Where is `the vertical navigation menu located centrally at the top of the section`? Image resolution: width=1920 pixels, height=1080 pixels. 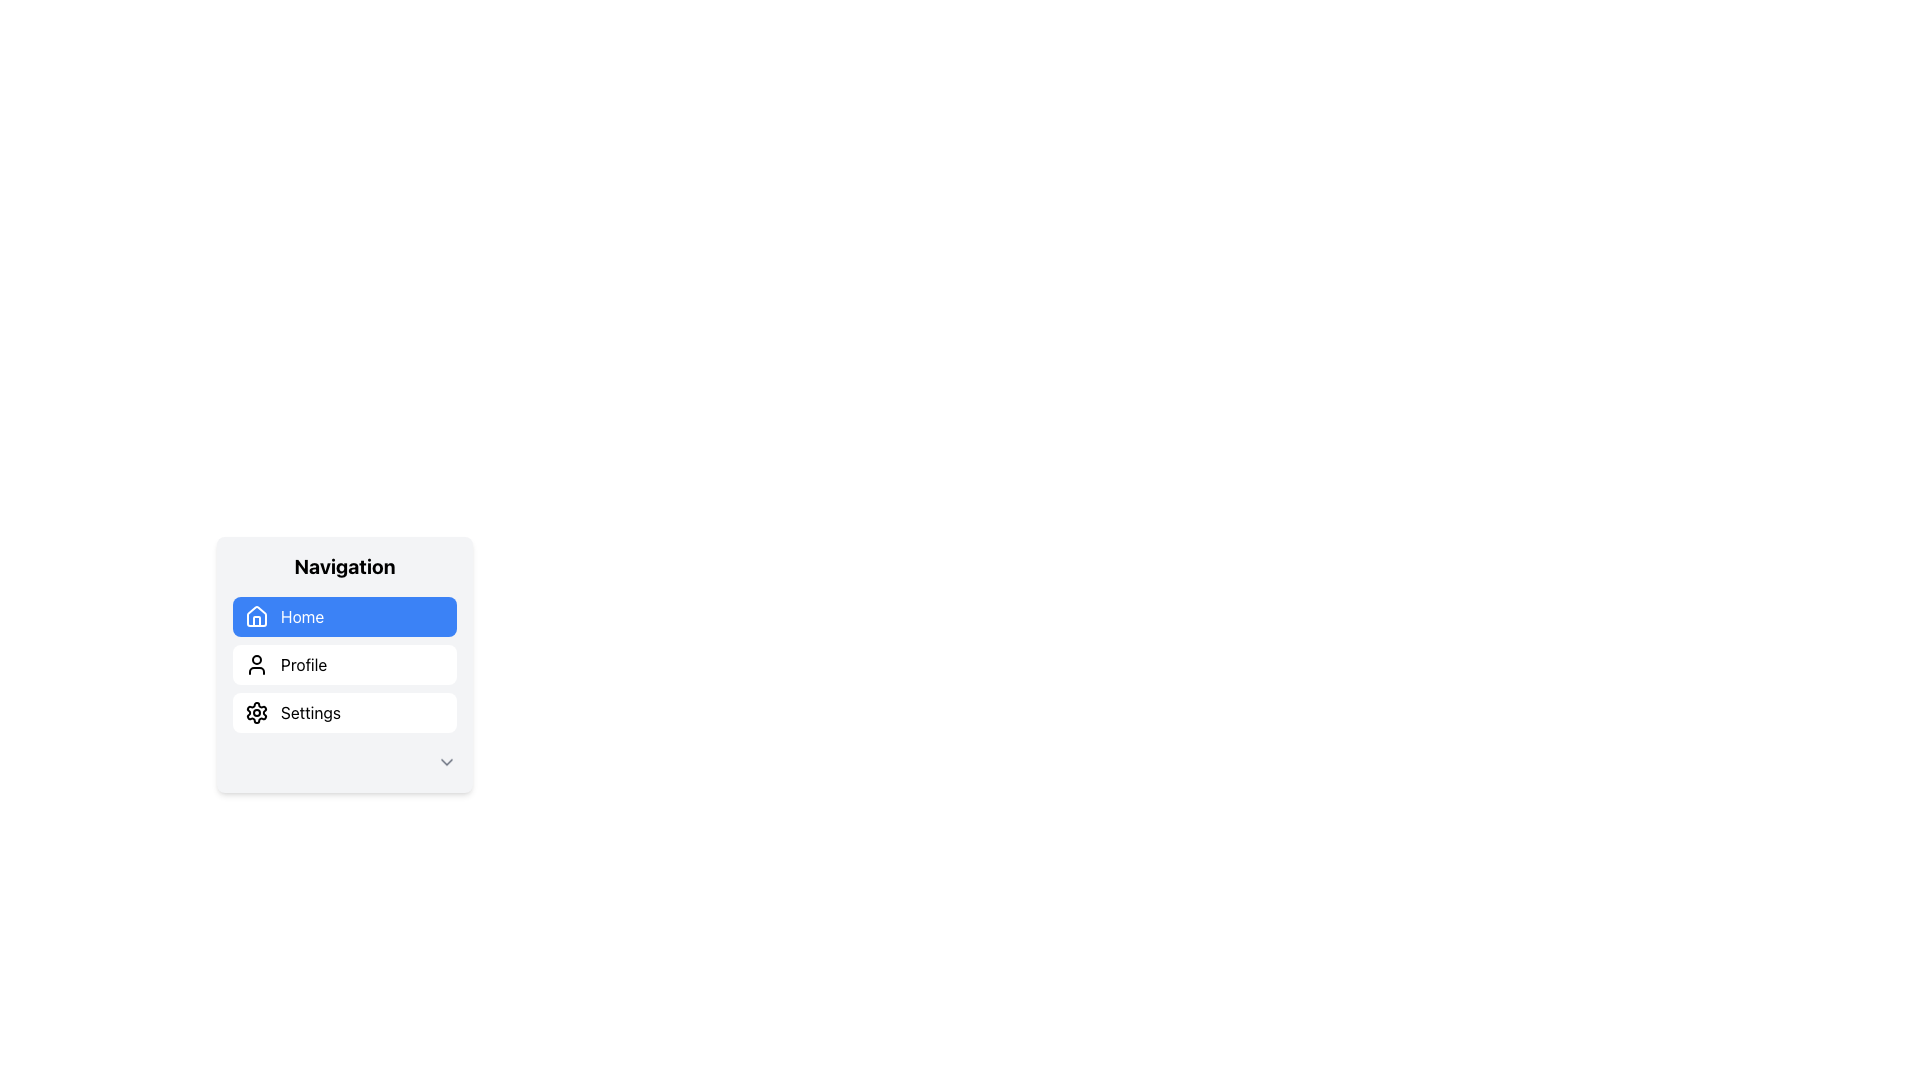
the vertical navigation menu located centrally at the top of the section is located at coordinates (345, 664).